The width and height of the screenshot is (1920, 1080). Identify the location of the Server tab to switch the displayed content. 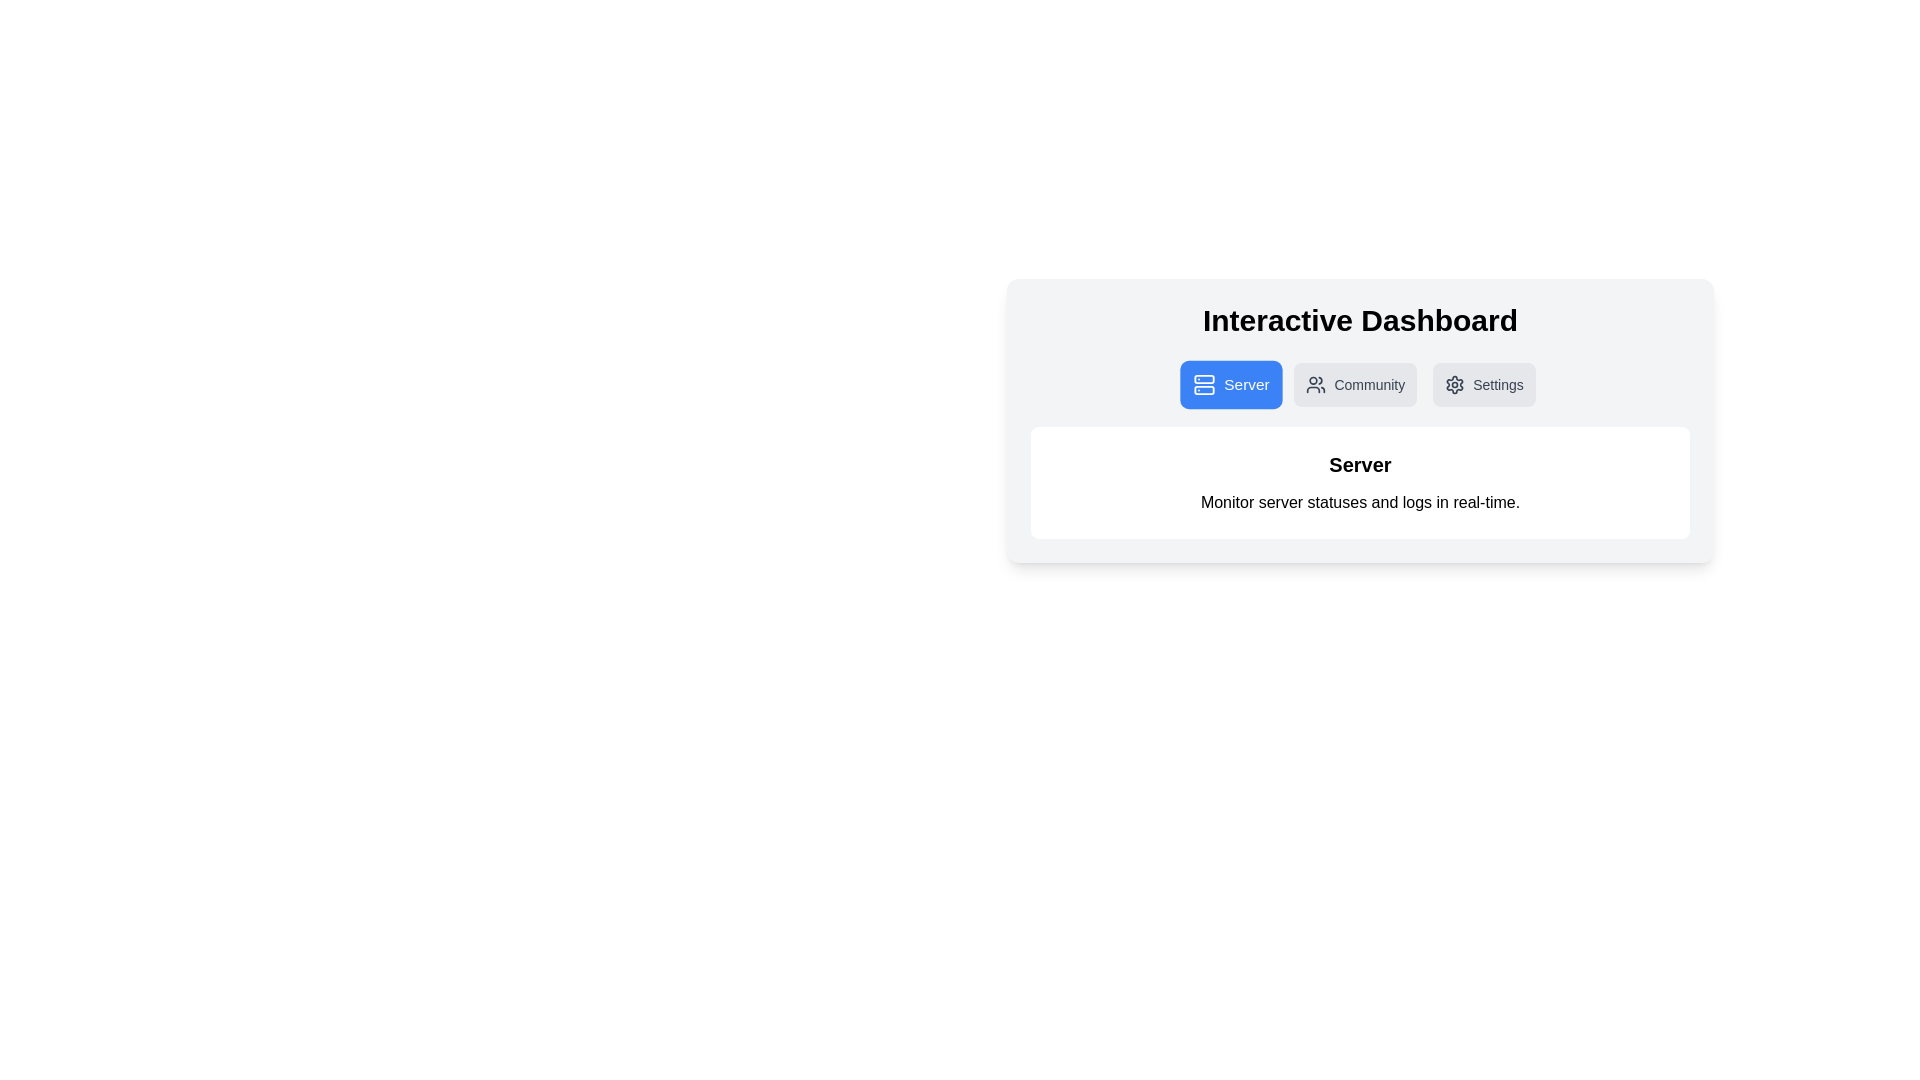
(1230, 385).